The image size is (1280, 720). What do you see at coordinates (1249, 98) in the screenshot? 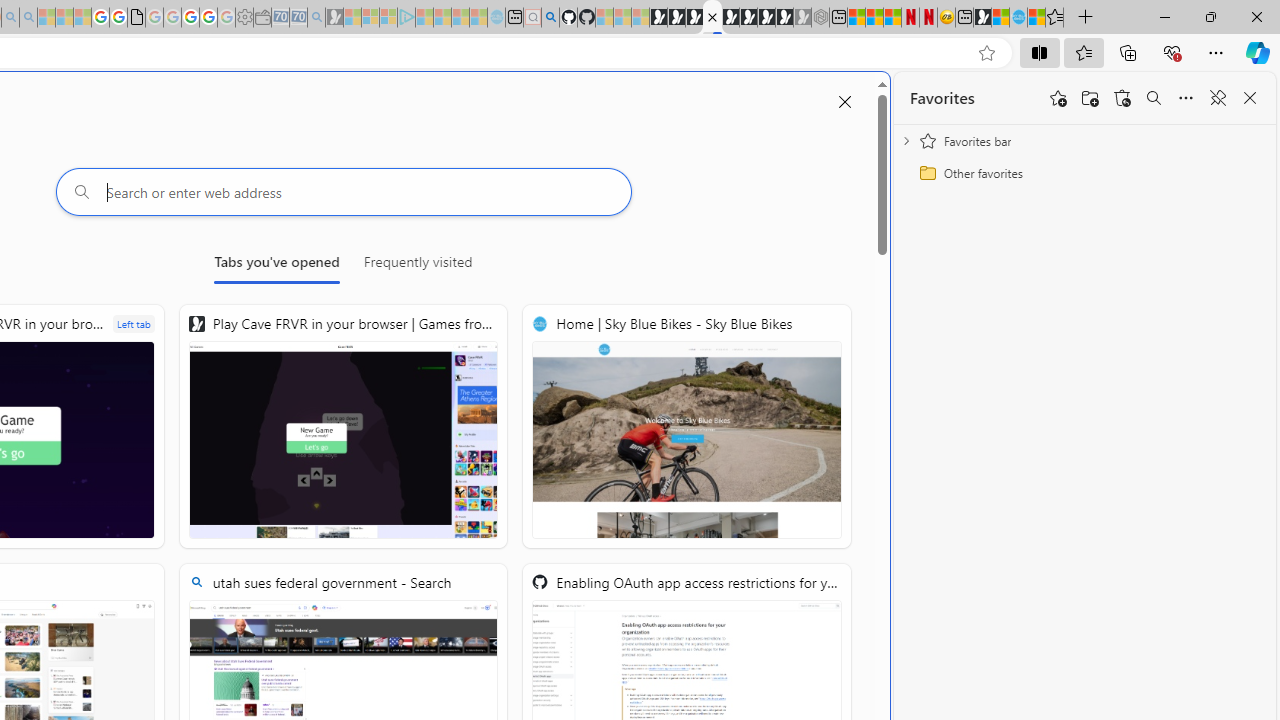
I see `'Close favorites'` at bounding box center [1249, 98].